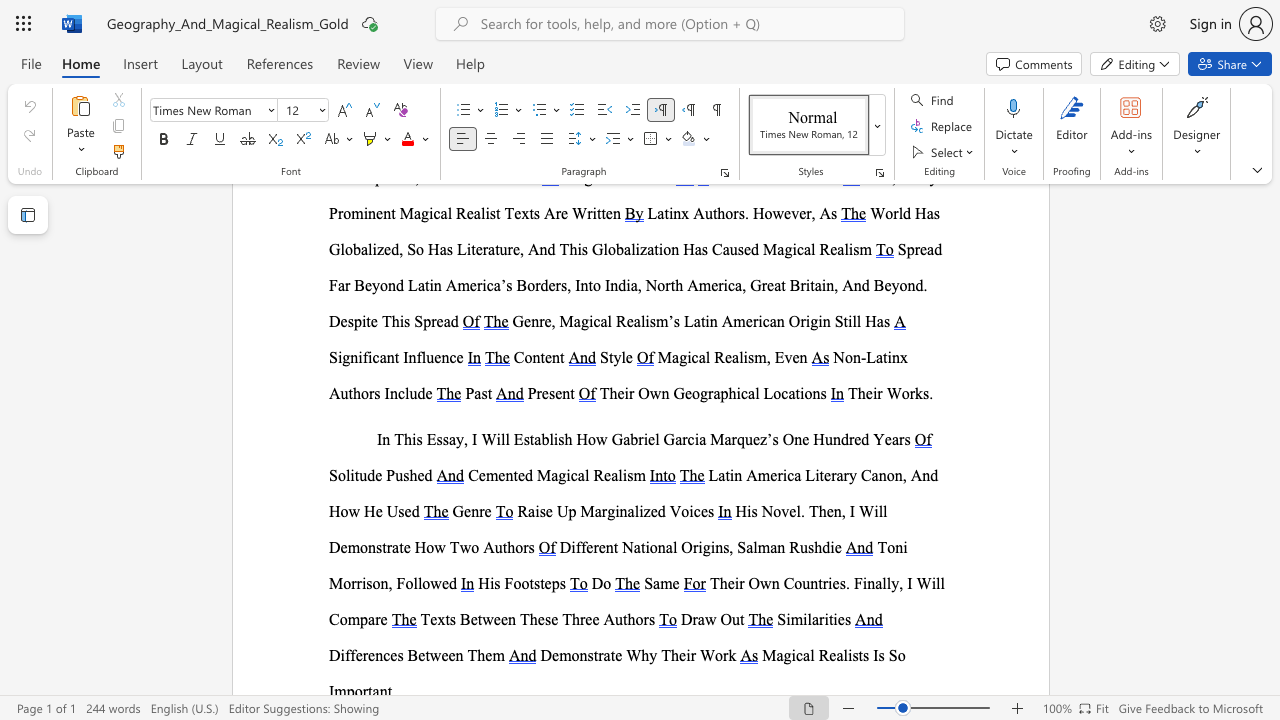  What do you see at coordinates (881, 583) in the screenshot?
I see `the subset text "lly, I W" within the text "Their Own Countries. Finally, I Will Compare"` at bounding box center [881, 583].